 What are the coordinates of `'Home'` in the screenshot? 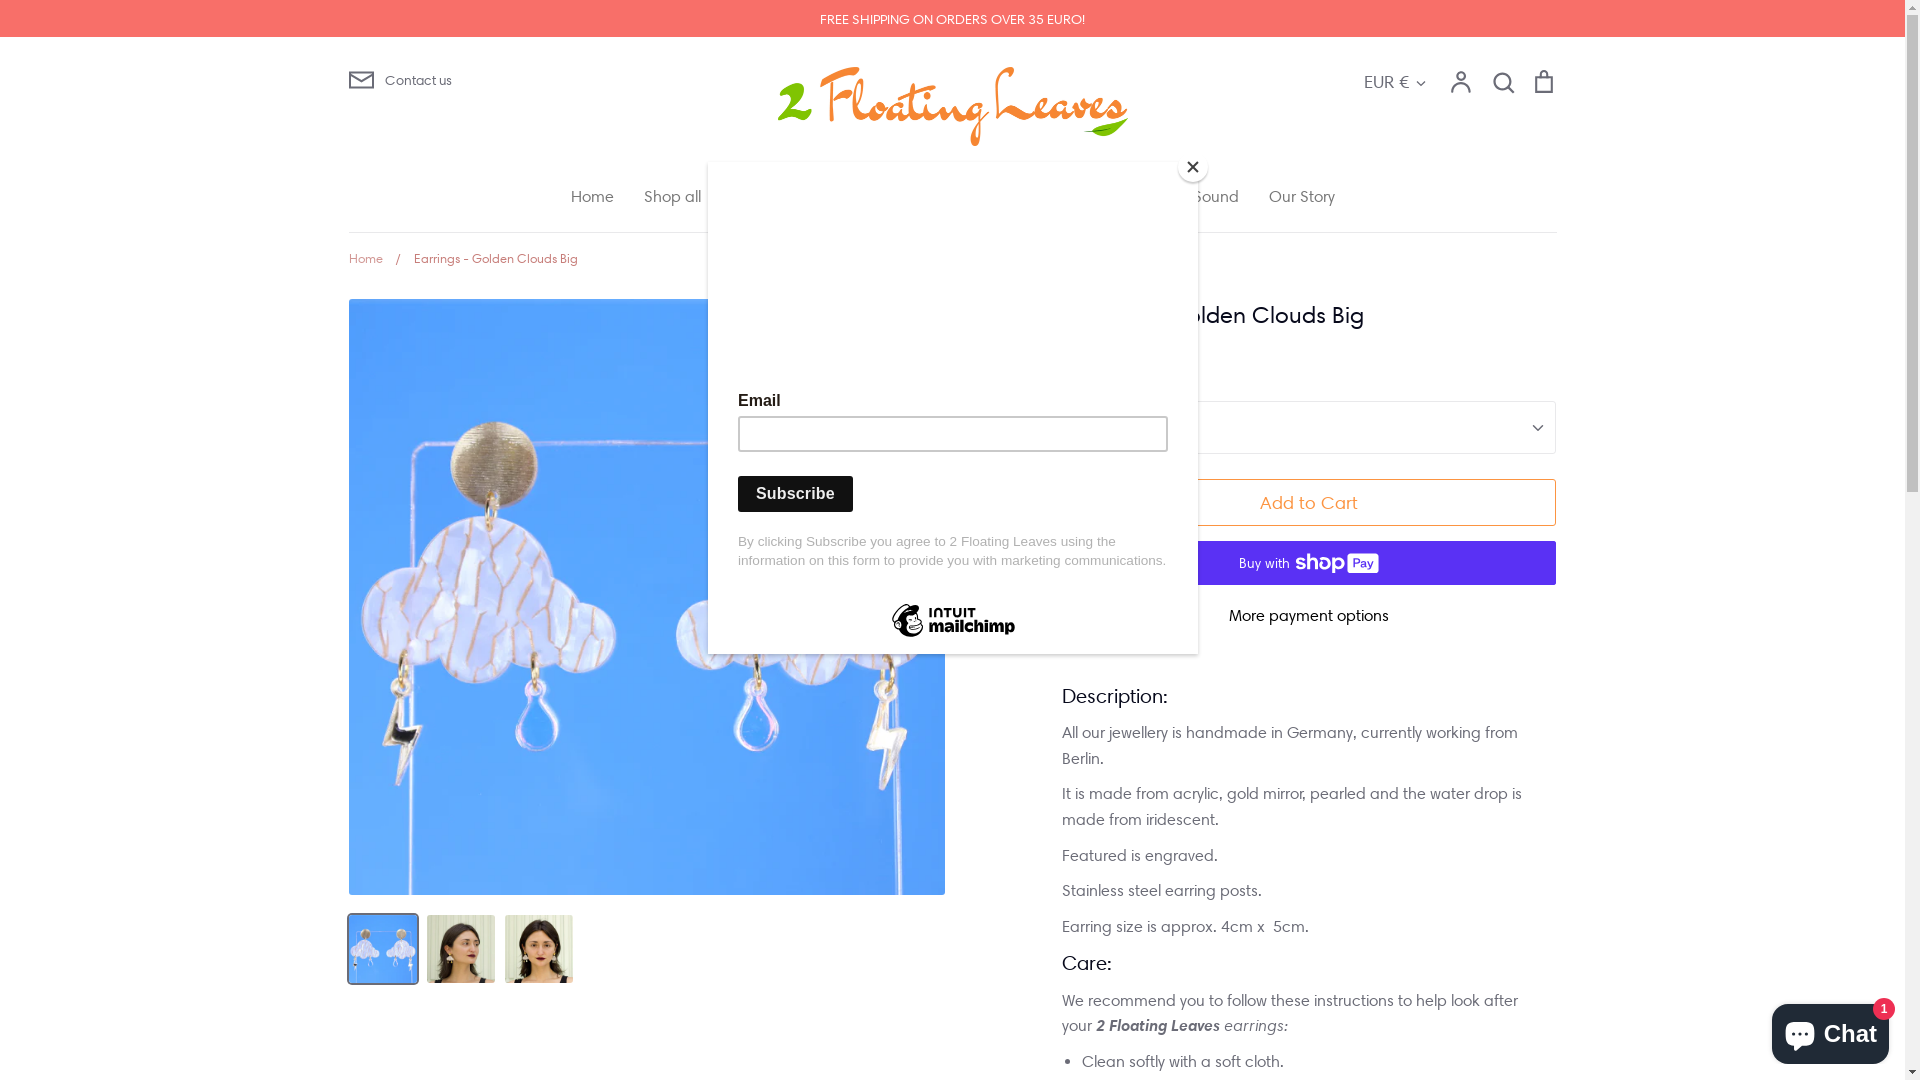 It's located at (590, 196).